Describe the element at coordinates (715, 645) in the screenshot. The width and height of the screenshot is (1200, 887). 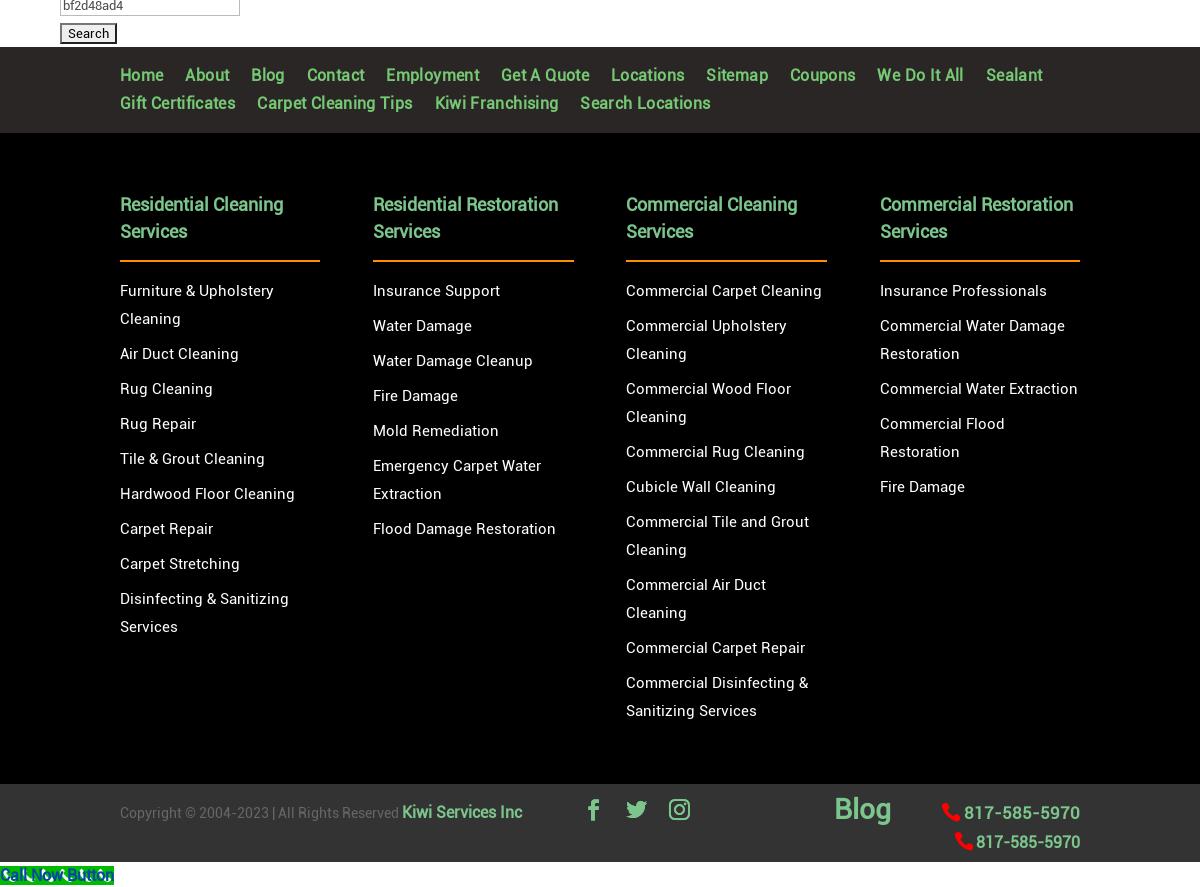
I see `'Commercial Carpet Repair'` at that location.